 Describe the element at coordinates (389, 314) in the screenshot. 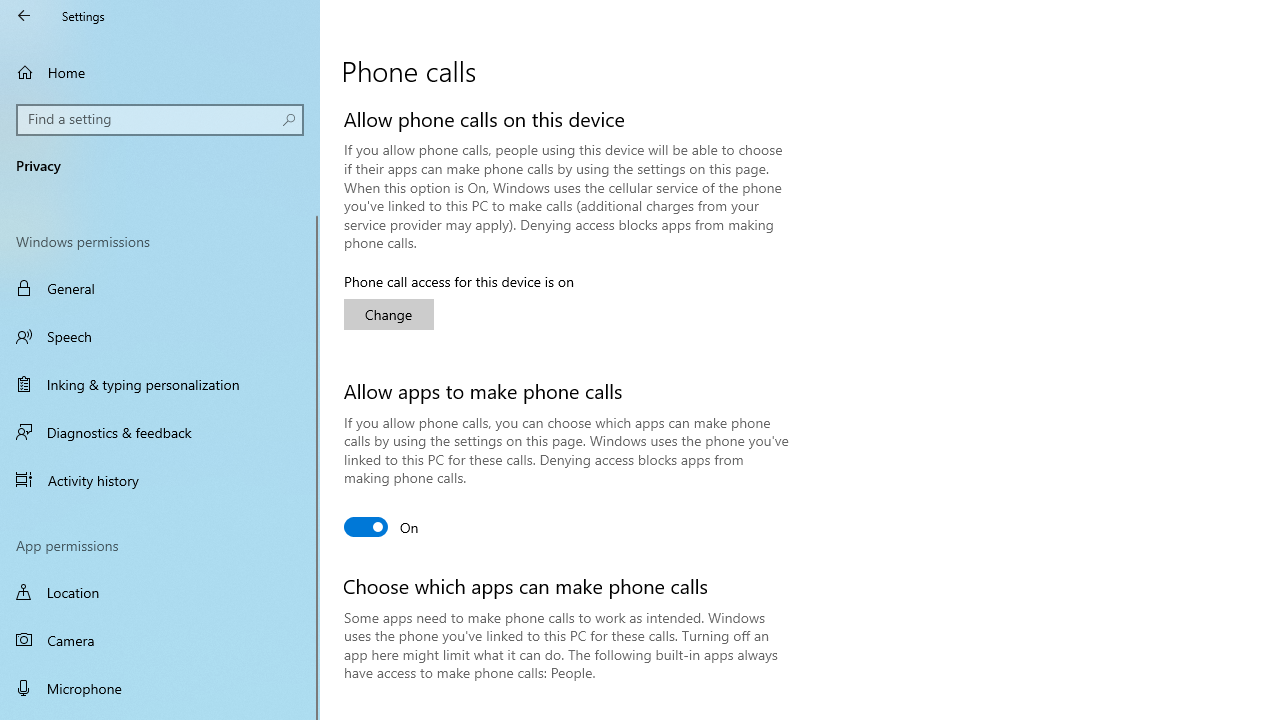

I see `'Change'` at that location.